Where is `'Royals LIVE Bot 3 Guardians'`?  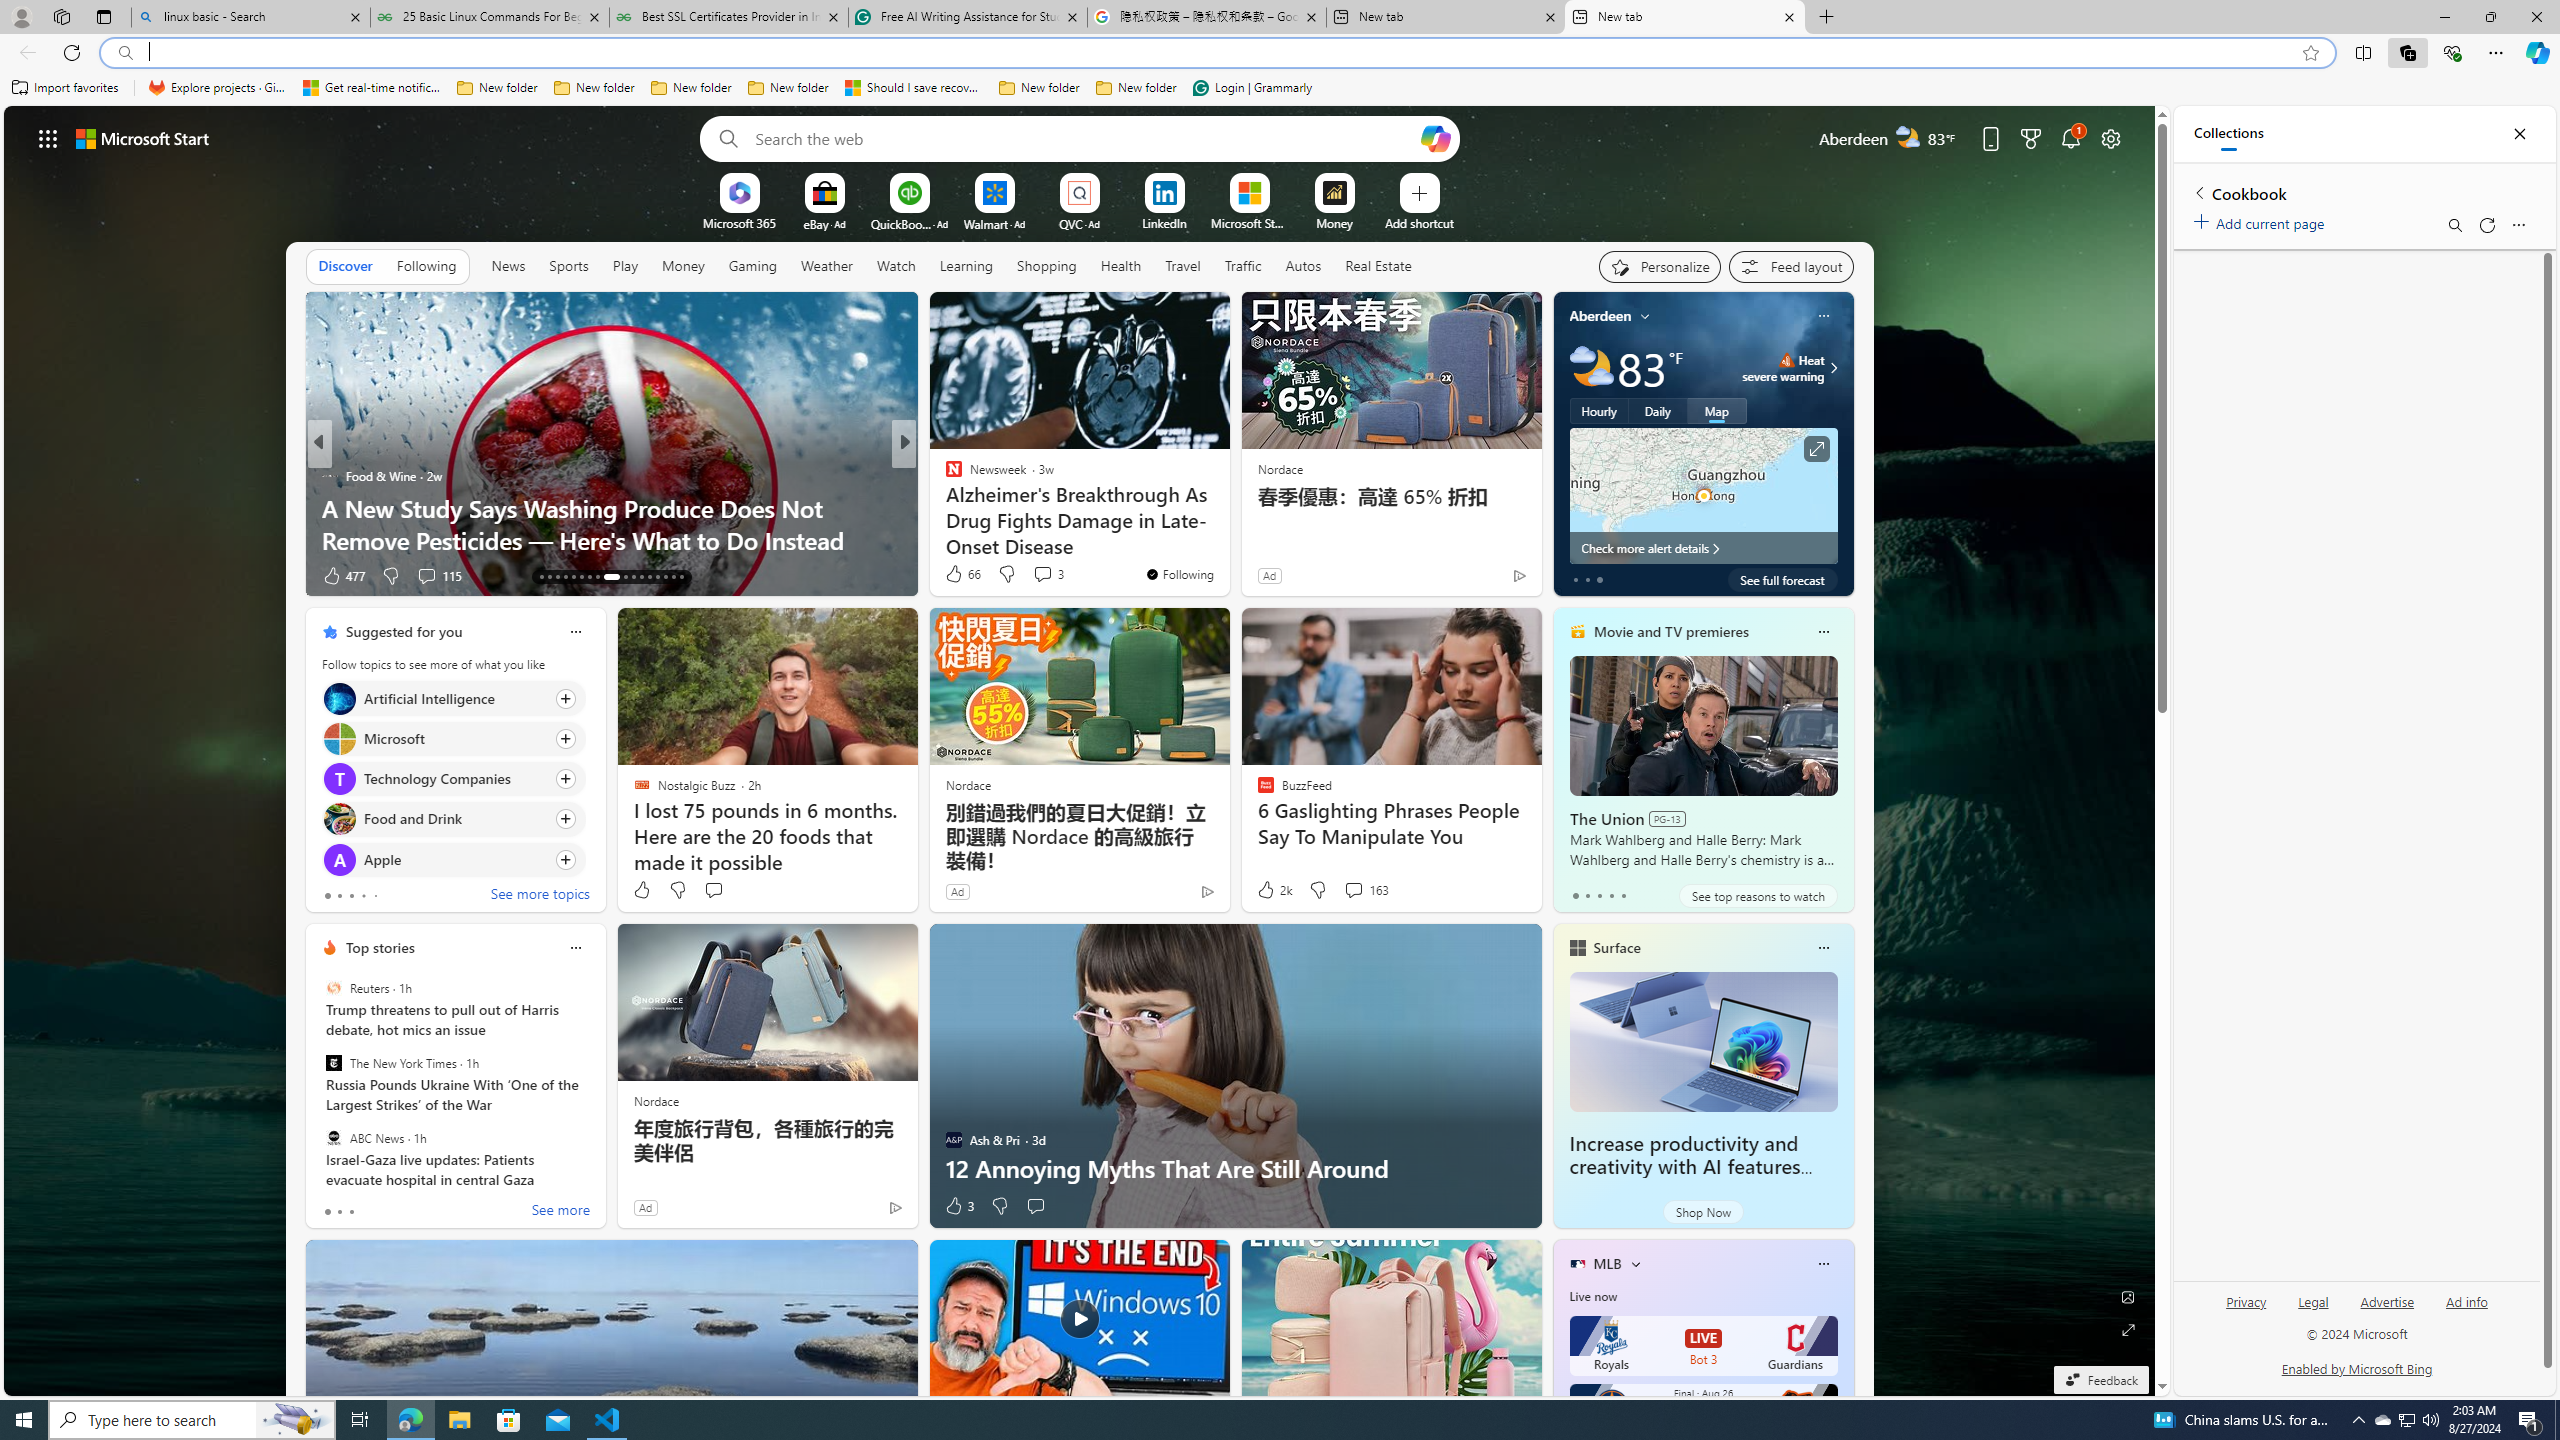
'Royals LIVE Bot 3 Guardians' is located at coordinates (1703, 1345).